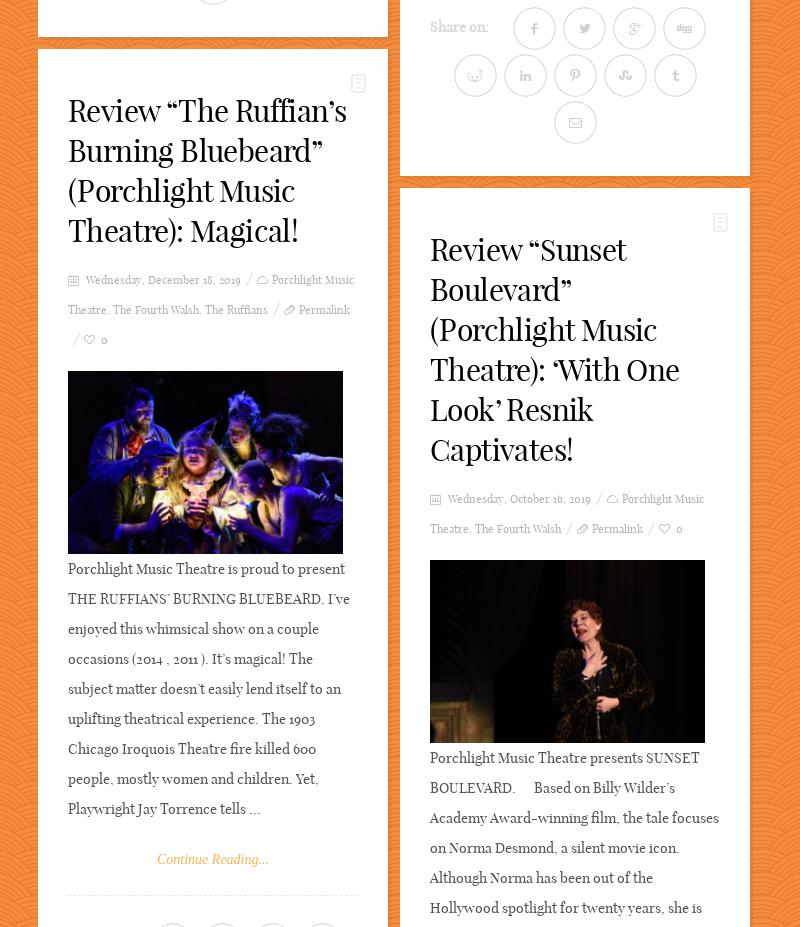 The image size is (800, 927). What do you see at coordinates (162, 280) in the screenshot?
I see `'Wednesday, December 18, 2019'` at bounding box center [162, 280].